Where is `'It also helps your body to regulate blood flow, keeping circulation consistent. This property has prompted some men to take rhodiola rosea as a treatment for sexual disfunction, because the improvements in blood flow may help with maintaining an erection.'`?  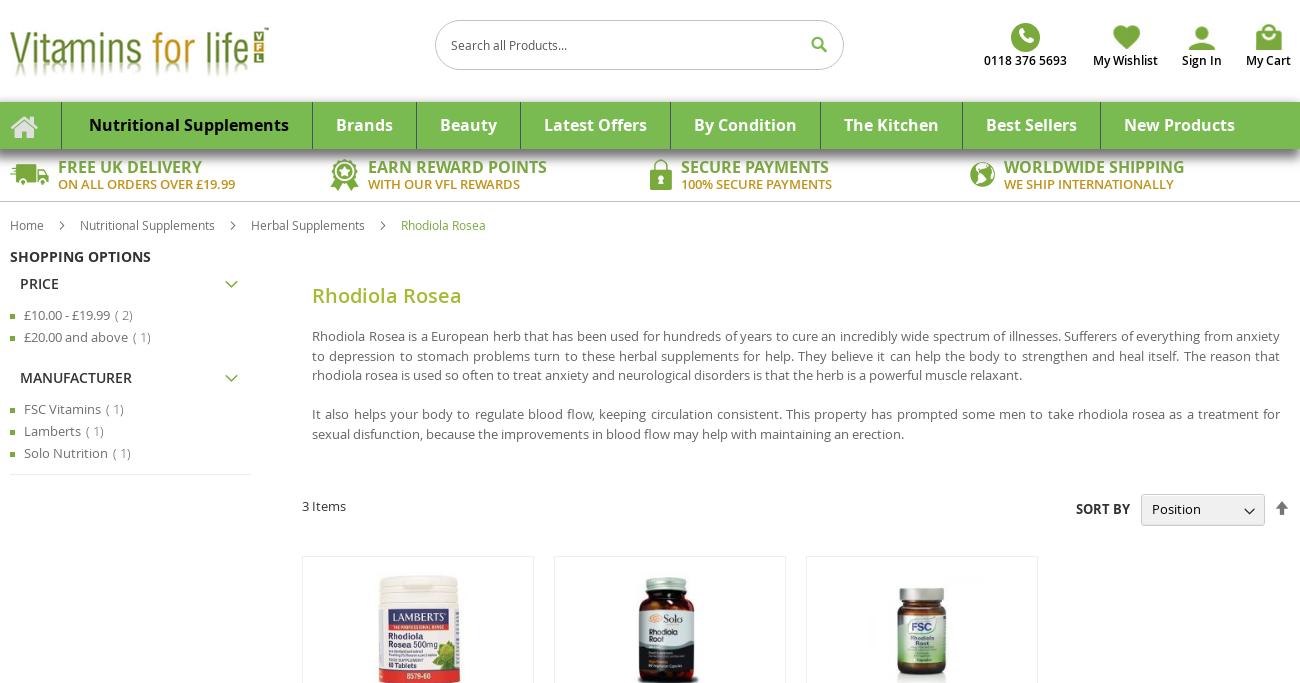 'It also helps your body to regulate blood flow, keeping circulation consistent. This property has prompted some men to take rhodiola rosea as a treatment for sexual disfunction, because the improvements in blood flow may help with maintaining an erection.' is located at coordinates (794, 423).